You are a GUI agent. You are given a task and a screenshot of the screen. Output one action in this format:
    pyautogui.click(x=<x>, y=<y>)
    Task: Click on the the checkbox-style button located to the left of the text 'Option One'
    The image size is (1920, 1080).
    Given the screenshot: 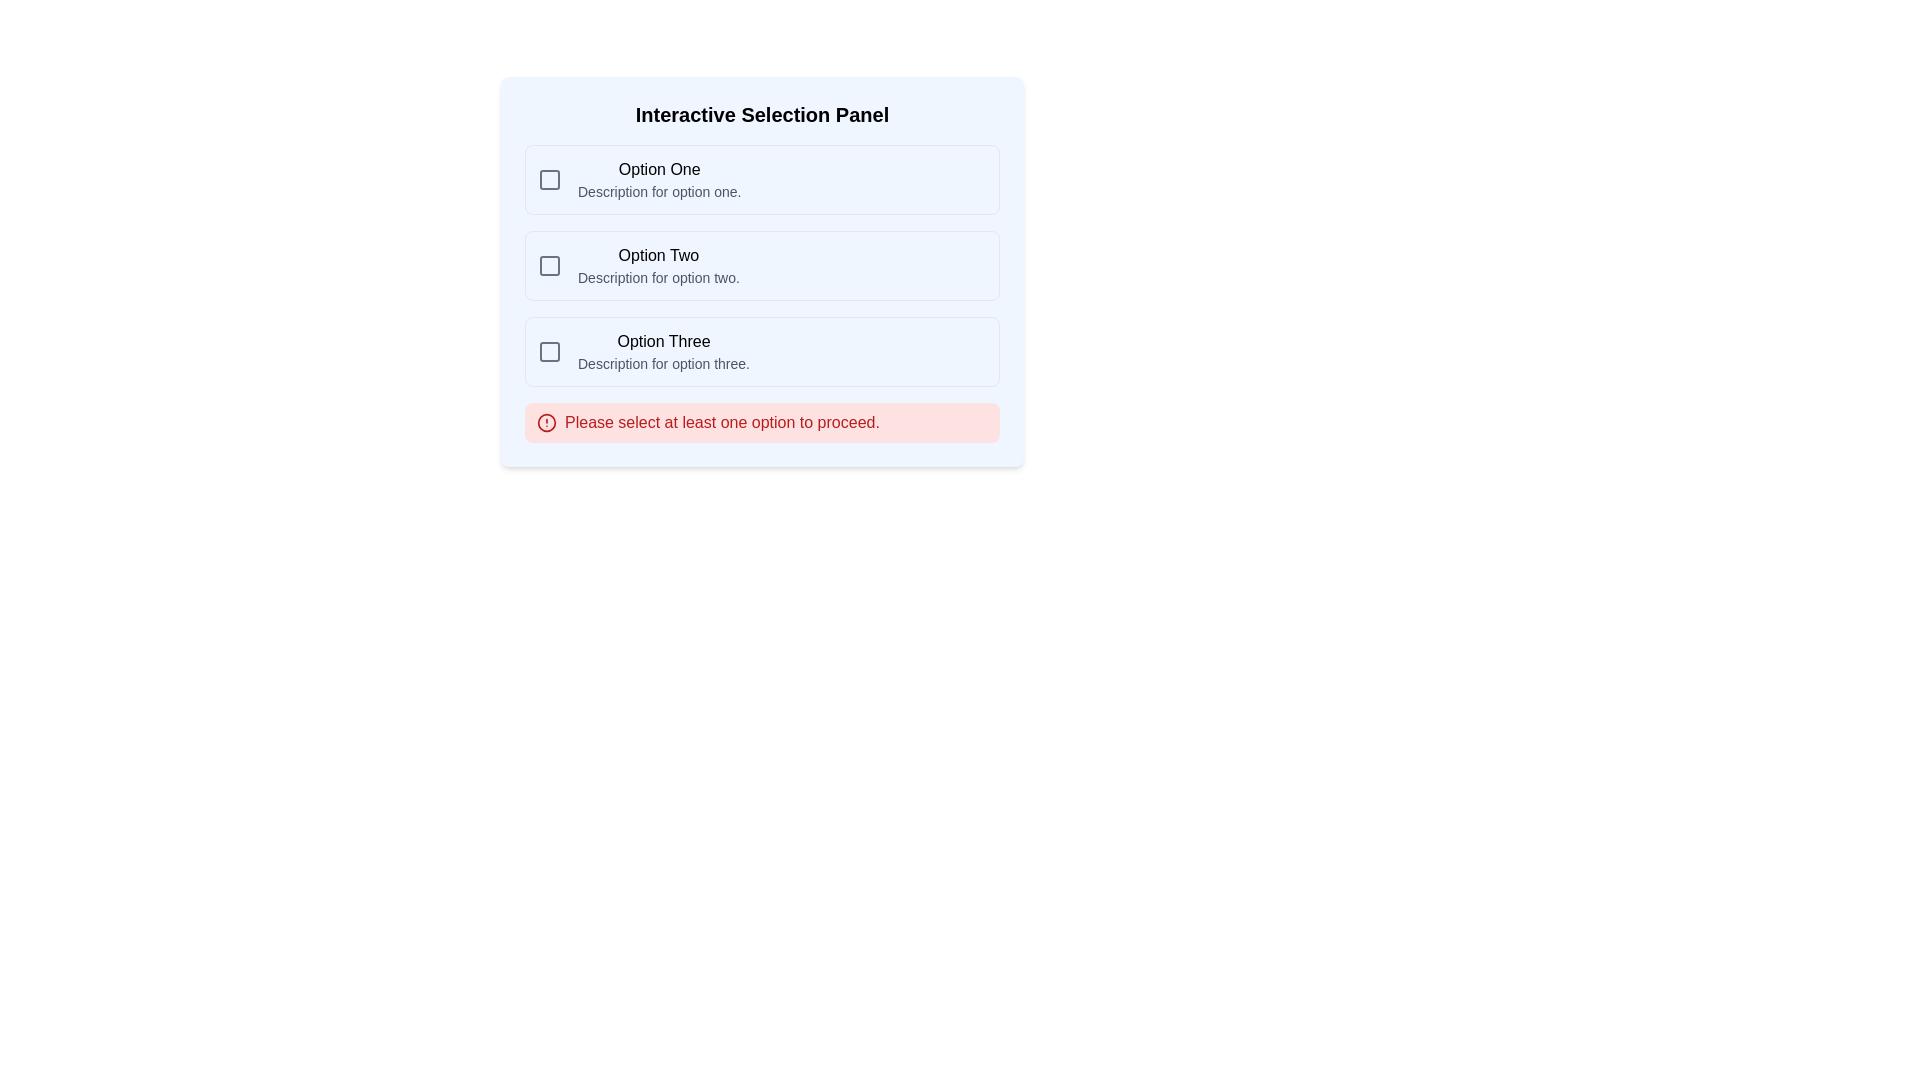 What is the action you would take?
    pyautogui.click(x=550, y=180)
    